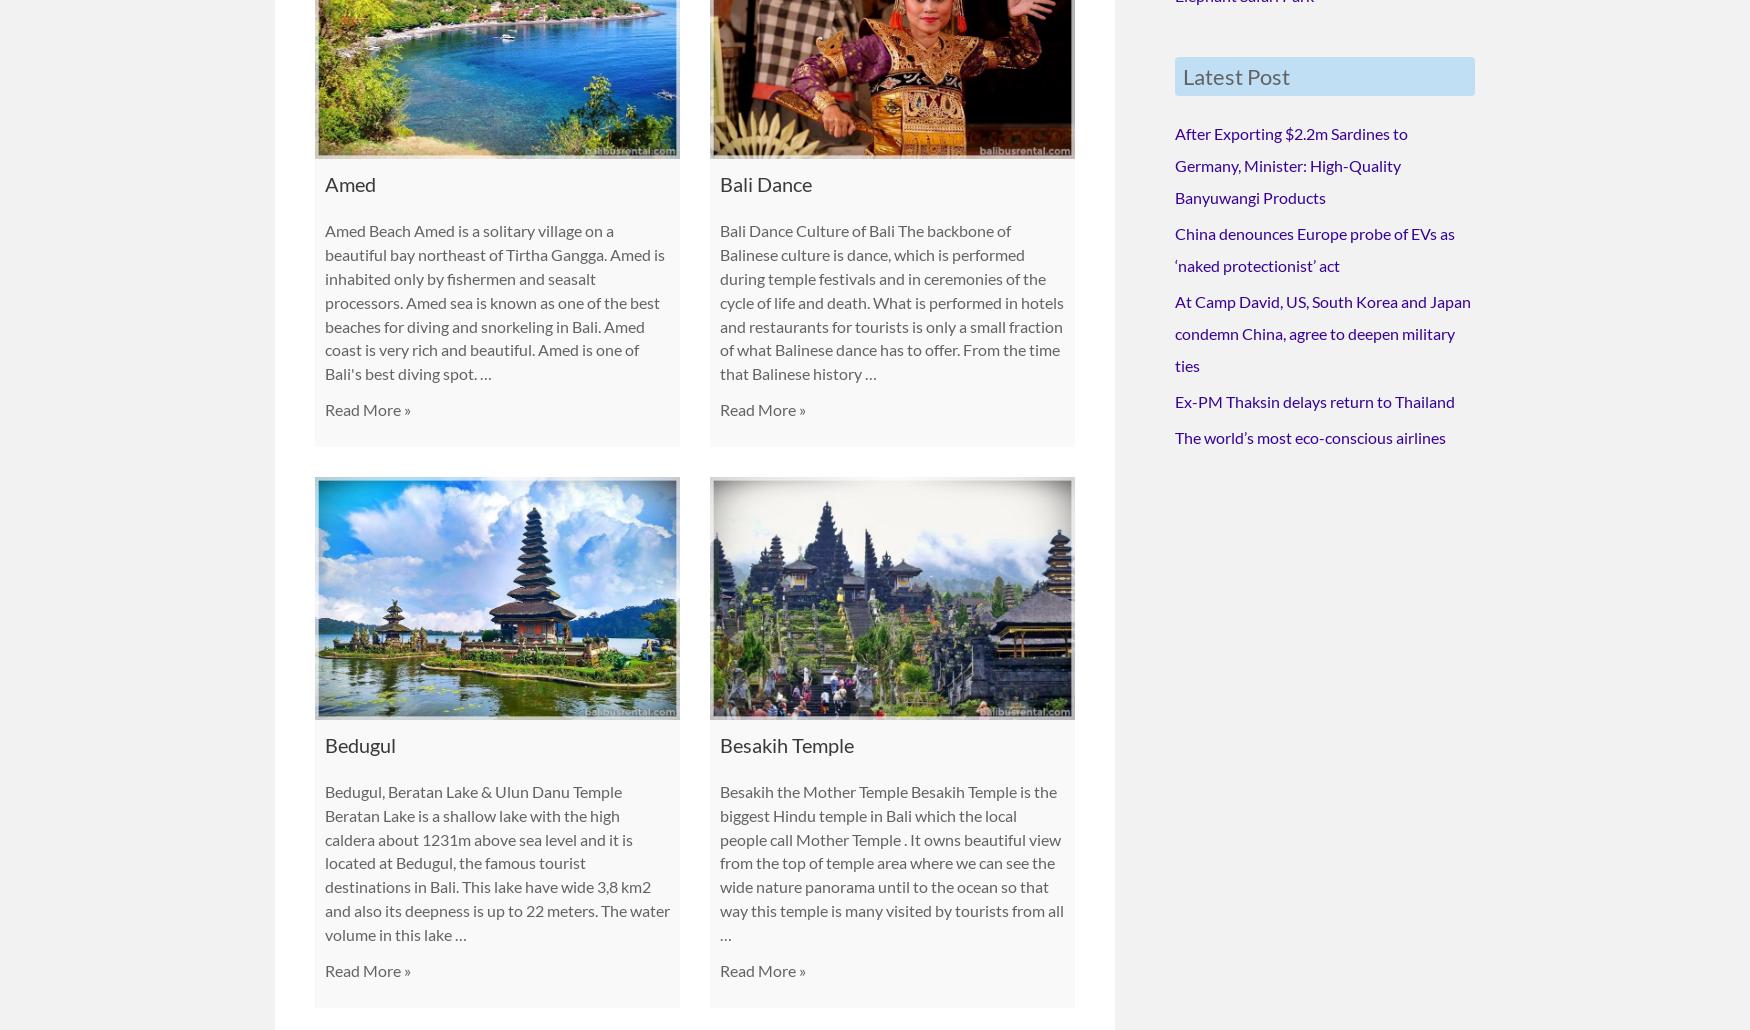  Describe the element at coordinates (324, 300) in the screenshot. I see `'Amed Beach Amed is a solitary village on a beautiful bay northeast of Tirtha Gangga. Amed is inhabited only by fishermen and seasalt processors. Amed sea is known as one of the best beaches for diving and snorkeling in Bali. Amed coast is very rich and beautiful. Amed is one of Bali's best diving spot. …'` at that location.